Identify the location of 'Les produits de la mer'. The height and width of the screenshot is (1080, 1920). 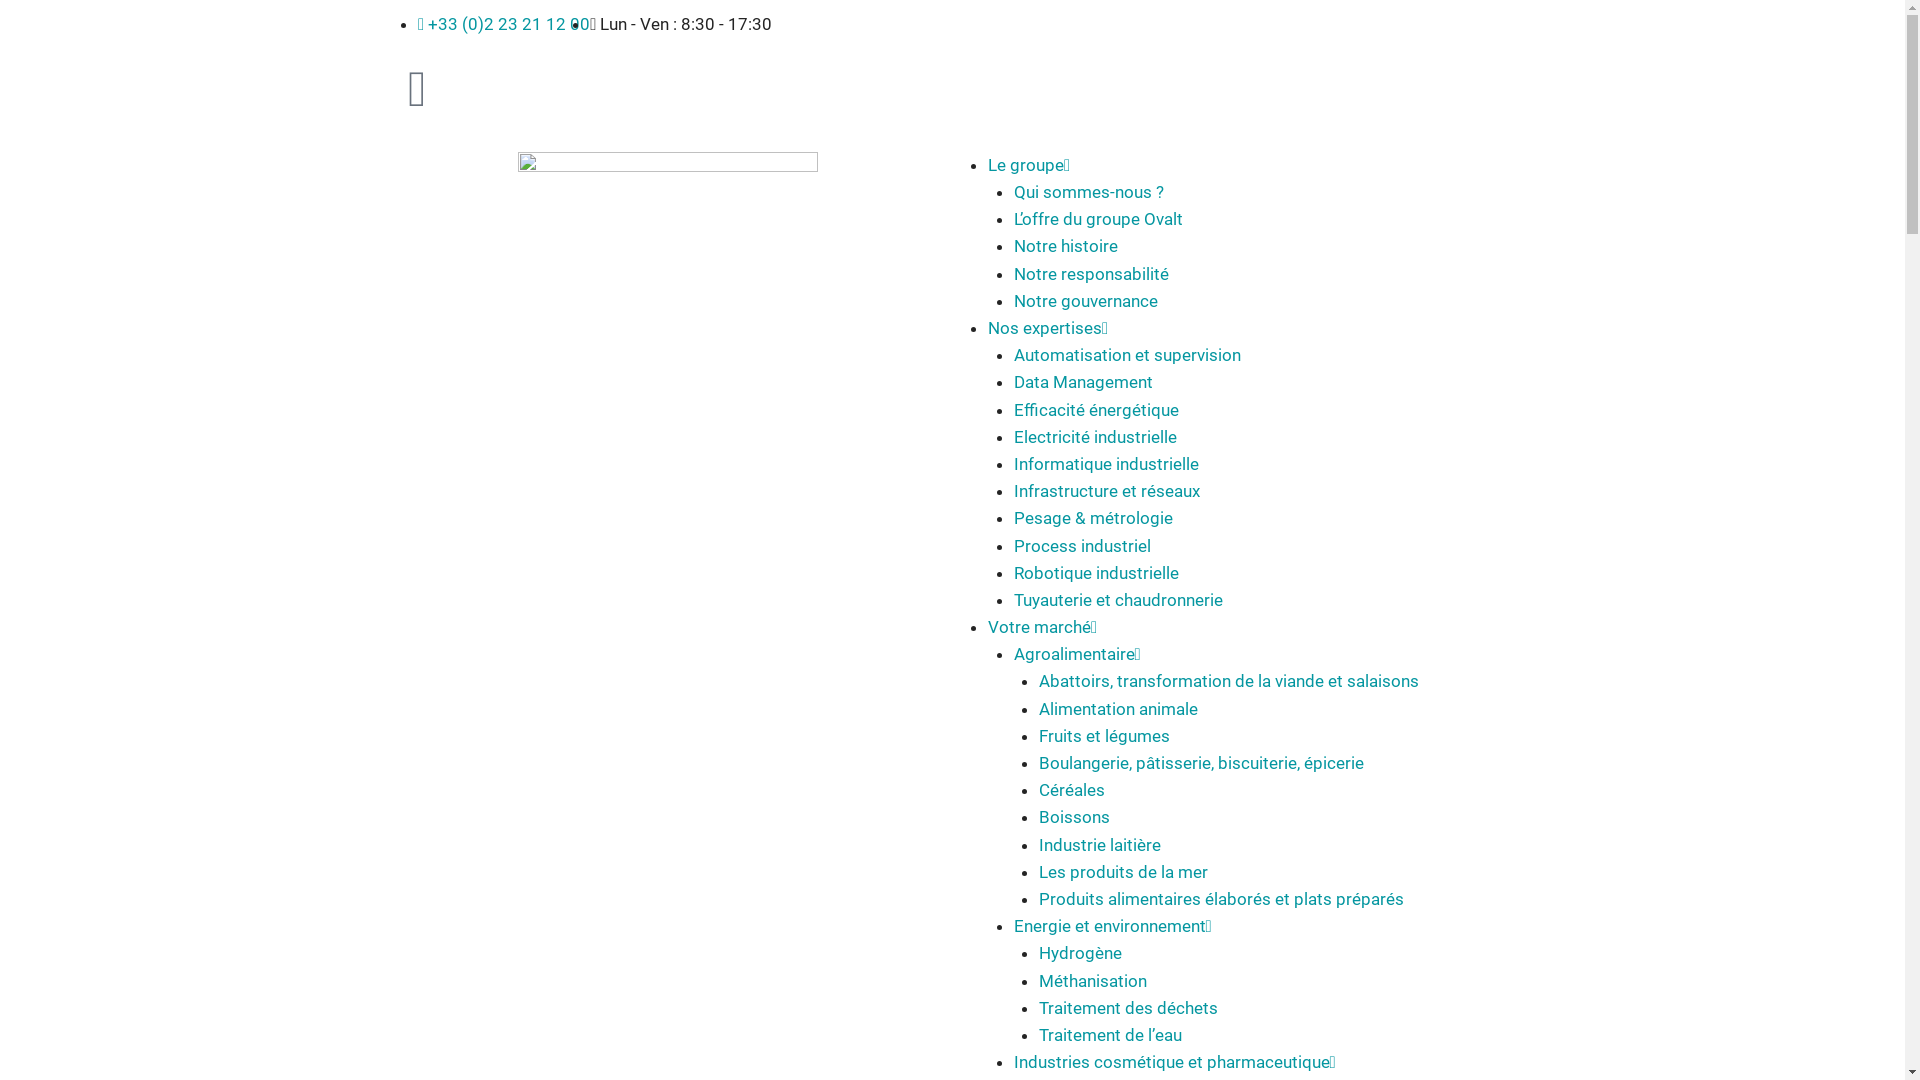
(1123, 870).